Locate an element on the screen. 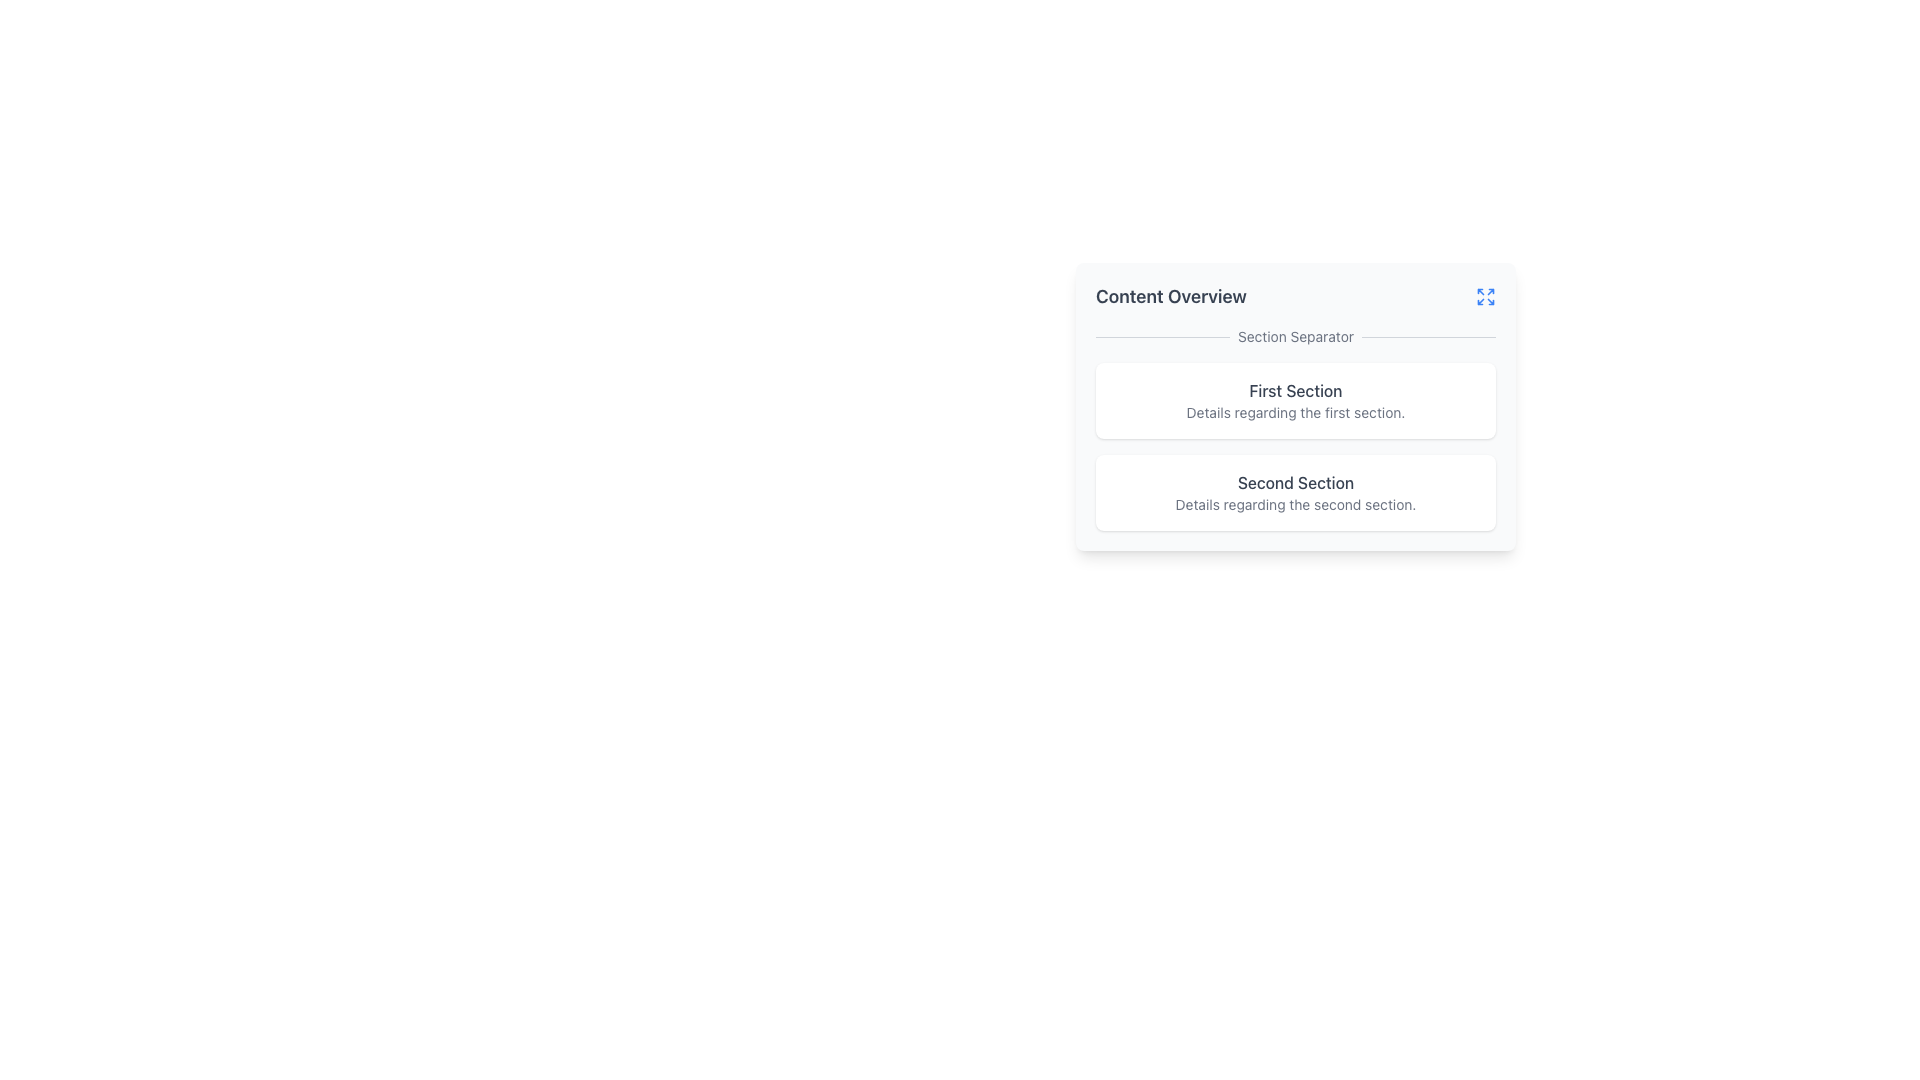 The image size is (1920, 1080). the Text Label that serves as a section divider in the interface, positioned centrally between two lines within a horizontal arrangement is located at coordinates (1296, 335).